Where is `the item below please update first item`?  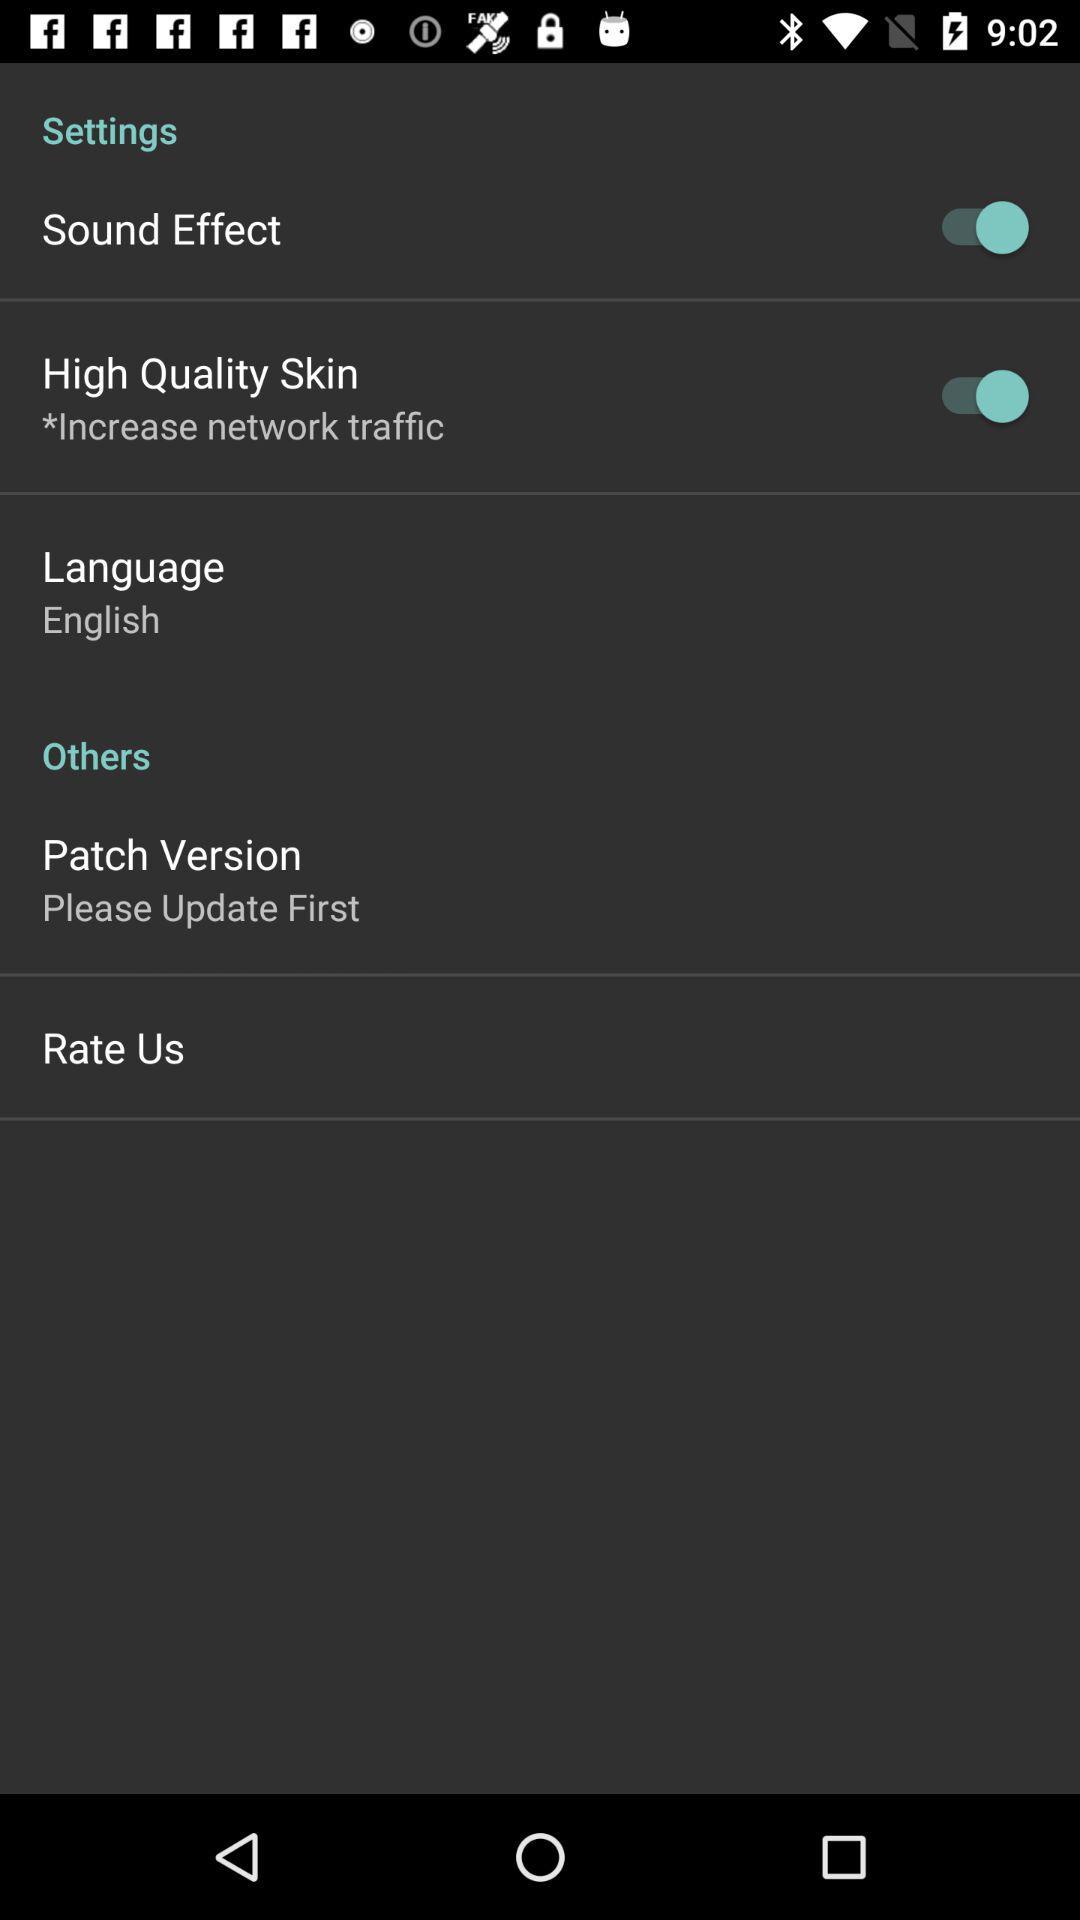
the item below please update first item is located at coordinates (113, 1045).